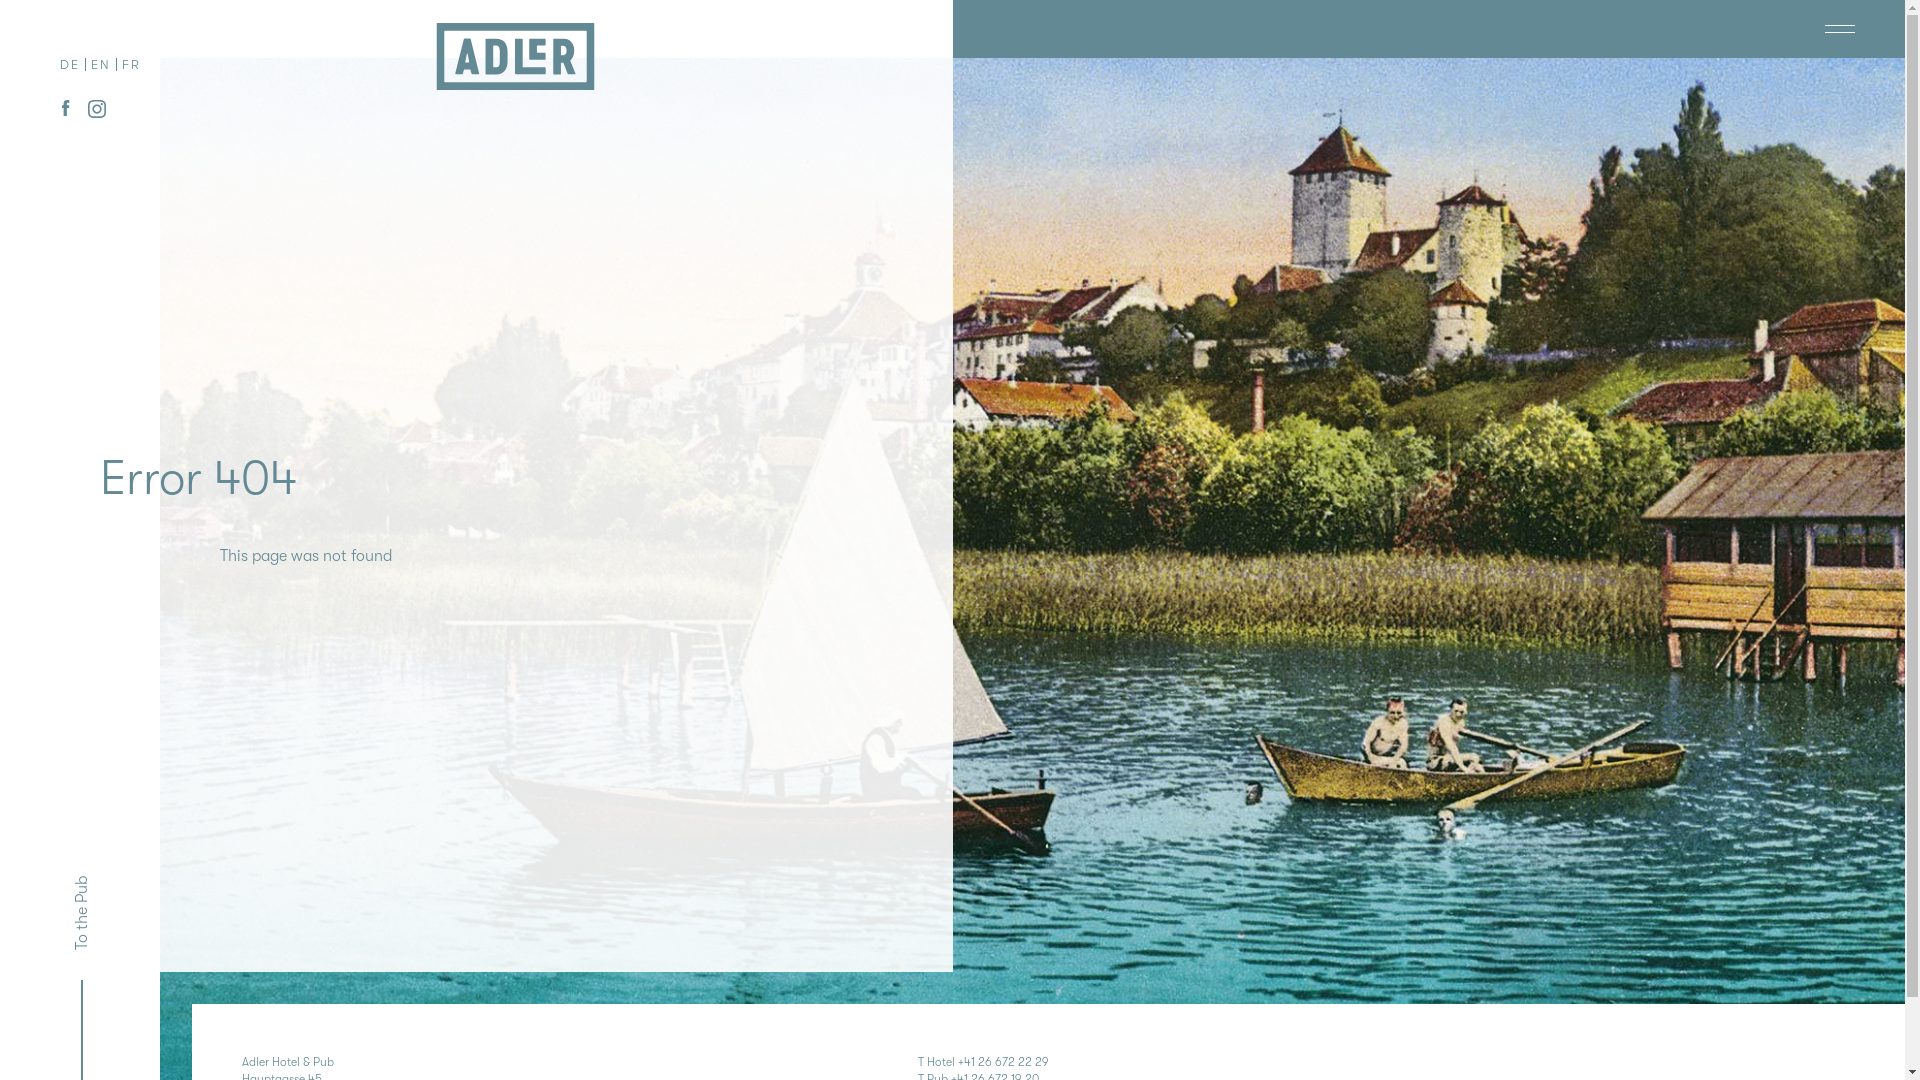  What do you see at coordinates (90, 64) in the screenshot?
I see `'EN'` at bounding box center [90, 64].